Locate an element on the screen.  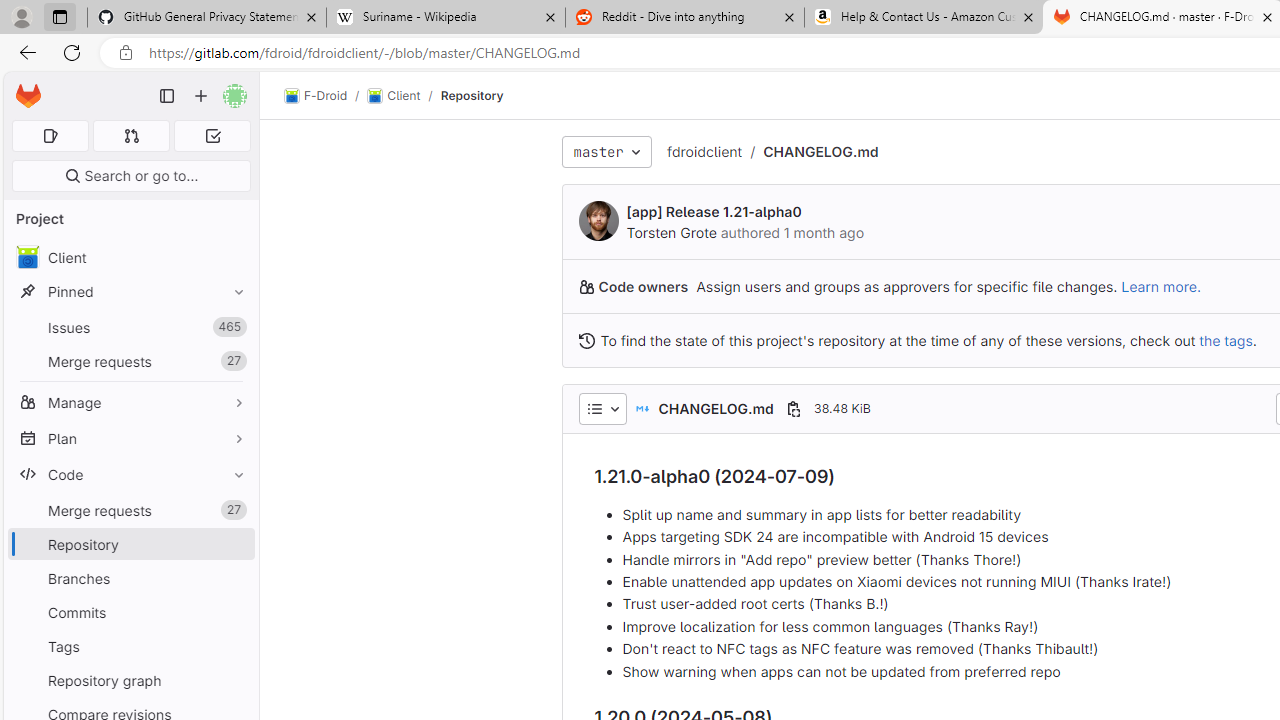
'Client/' is located at coordinates (403, 96).